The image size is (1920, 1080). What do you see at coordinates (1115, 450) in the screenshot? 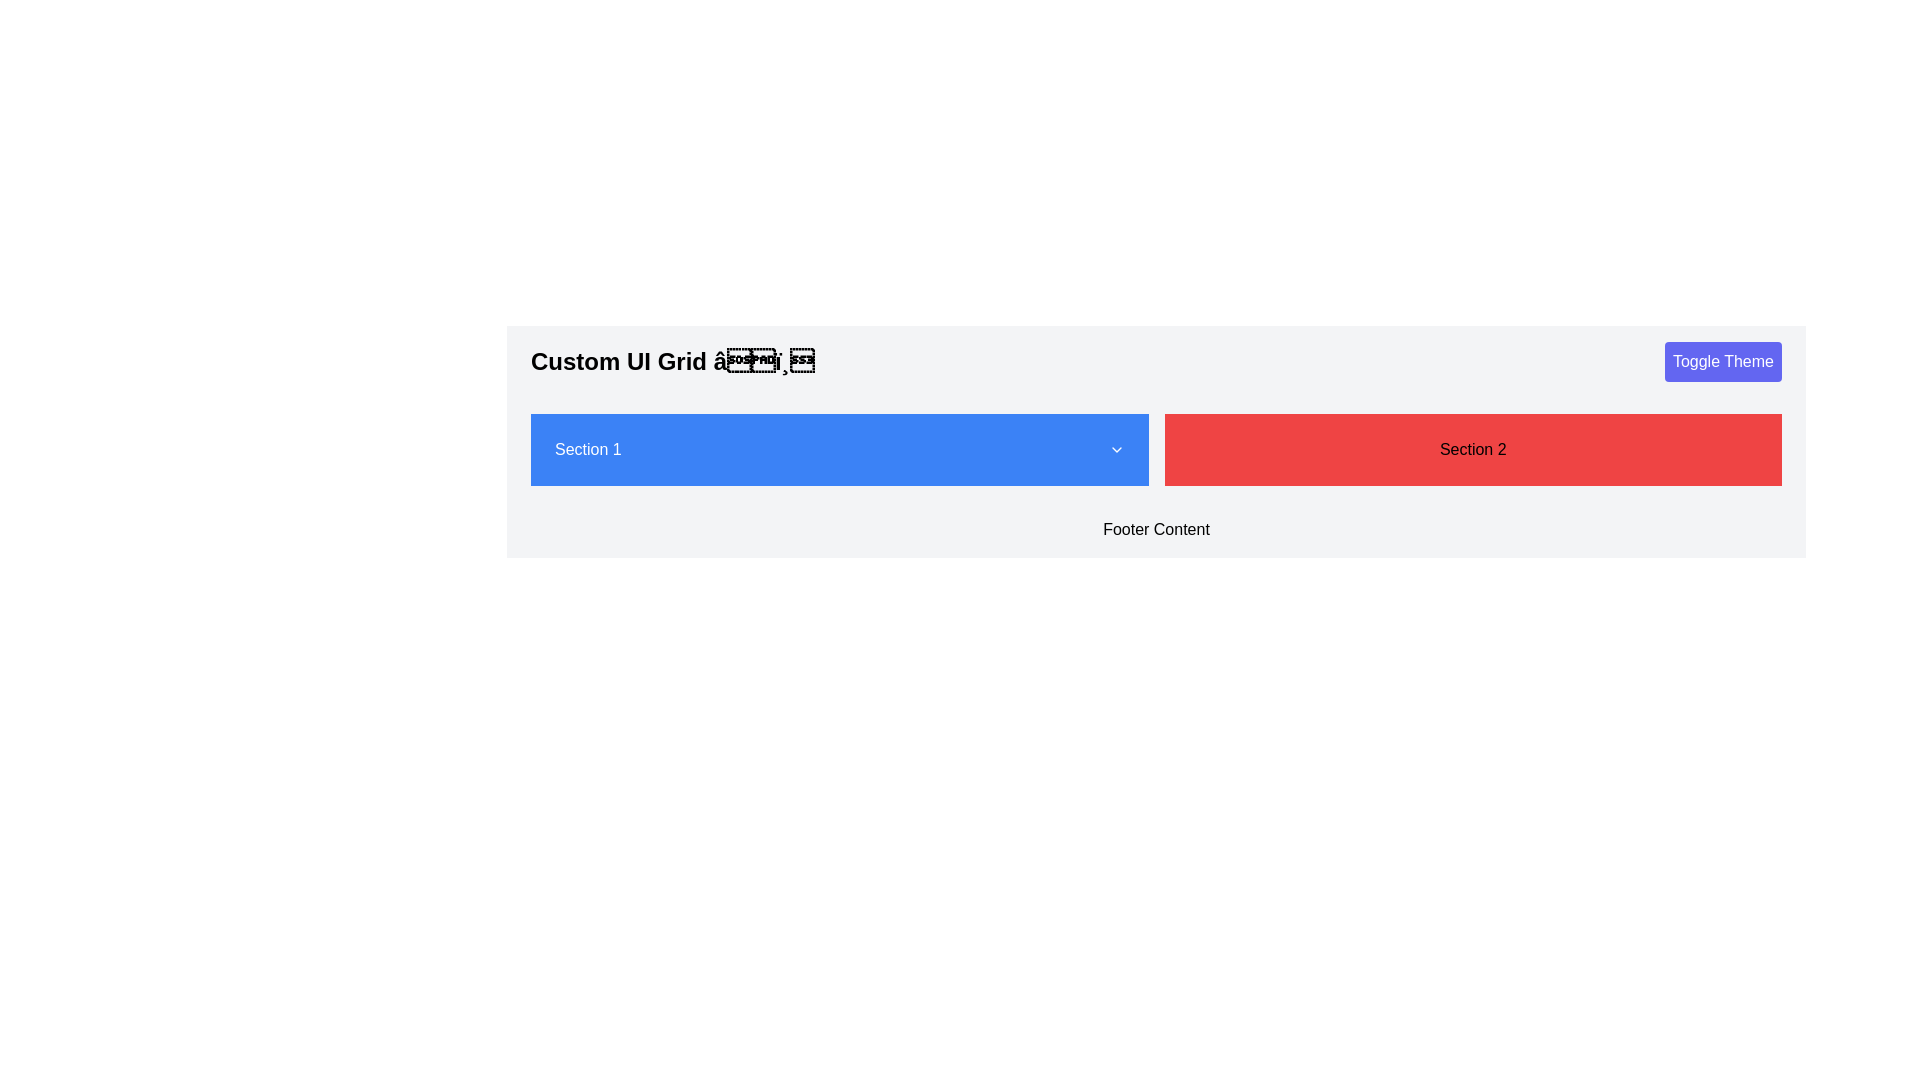
I see `the Chevron icon` at bounding box center [1115, 450].